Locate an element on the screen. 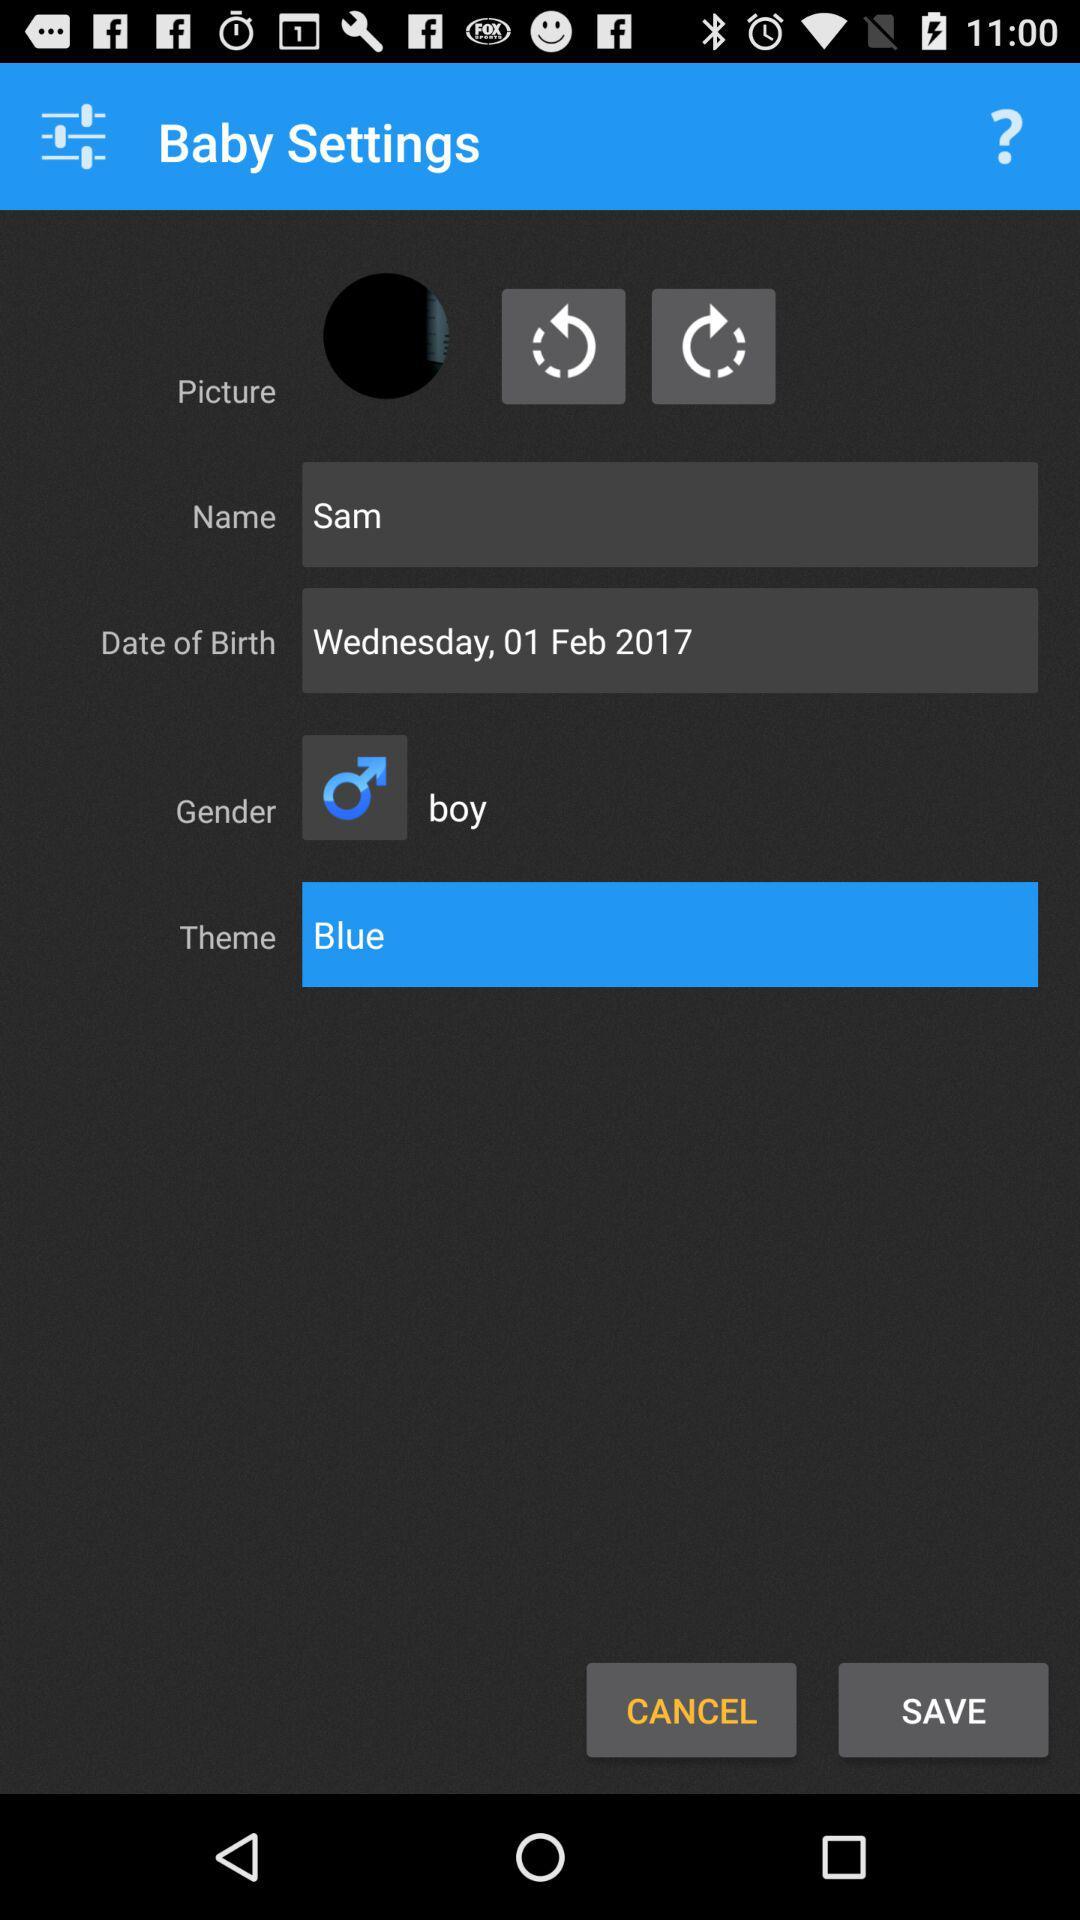 The width and height of the screenshot is (1080, 1920). previous is located at coordinates (563, 346).